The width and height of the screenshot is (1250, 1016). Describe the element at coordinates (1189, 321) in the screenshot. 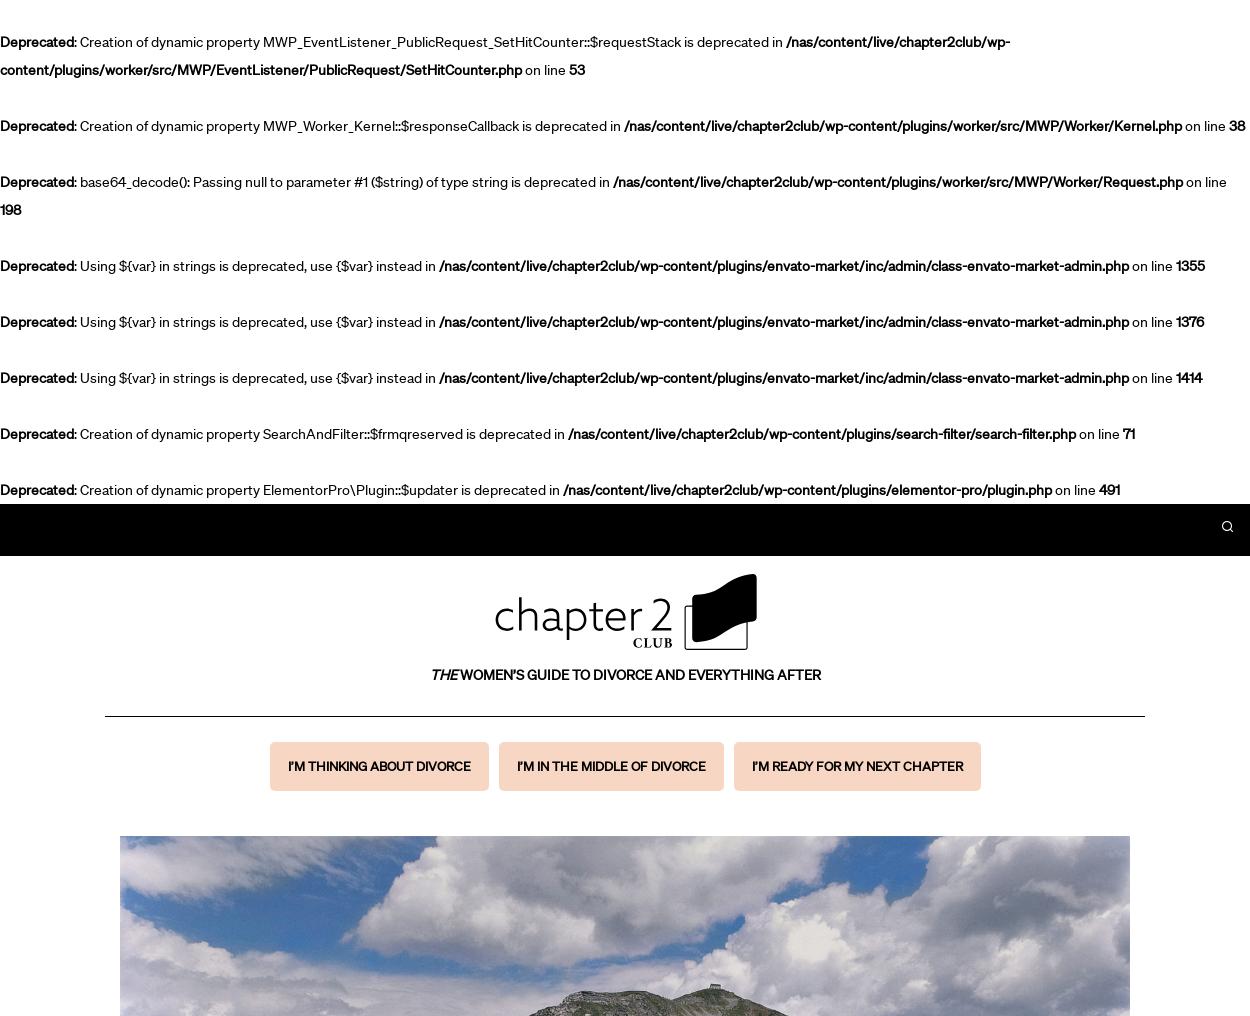

I see `'1376'` at that location.